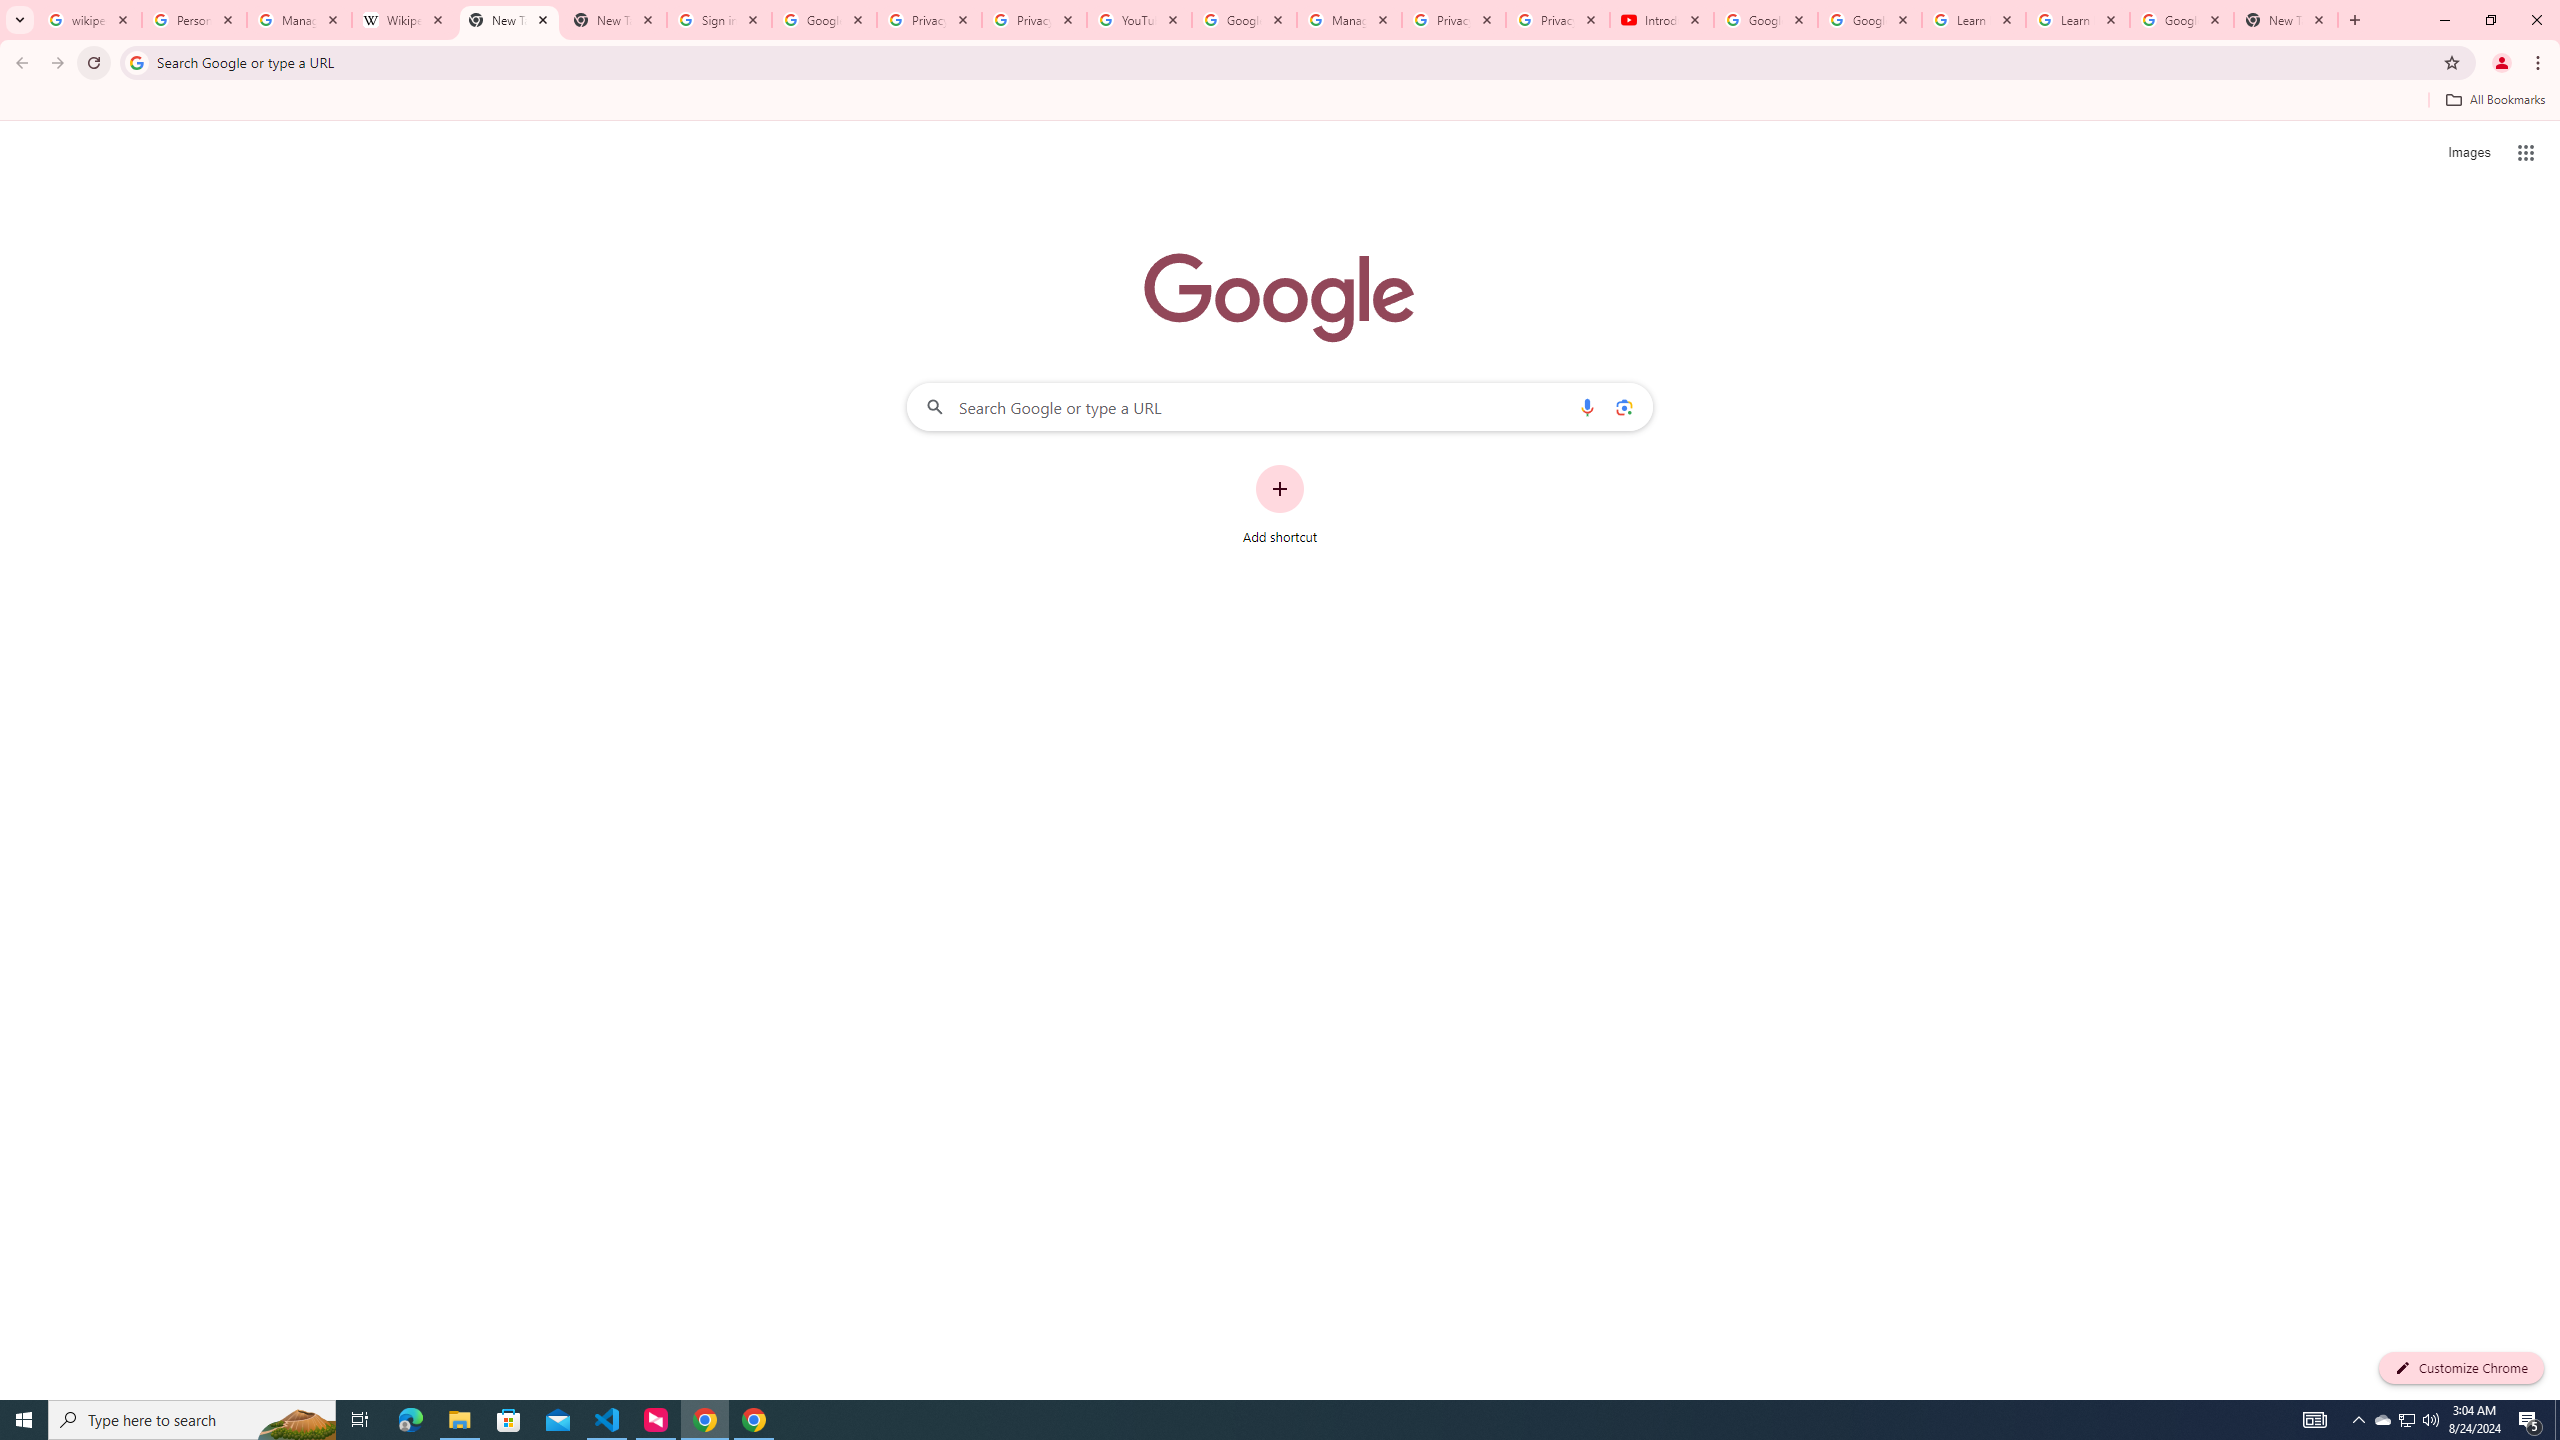 This screenshot has height=1440, width=2560. What do you see at coordinates (1765, 19) in the screenshot?
I see `'Google Account Help'` at bounding box center [1765, 19].